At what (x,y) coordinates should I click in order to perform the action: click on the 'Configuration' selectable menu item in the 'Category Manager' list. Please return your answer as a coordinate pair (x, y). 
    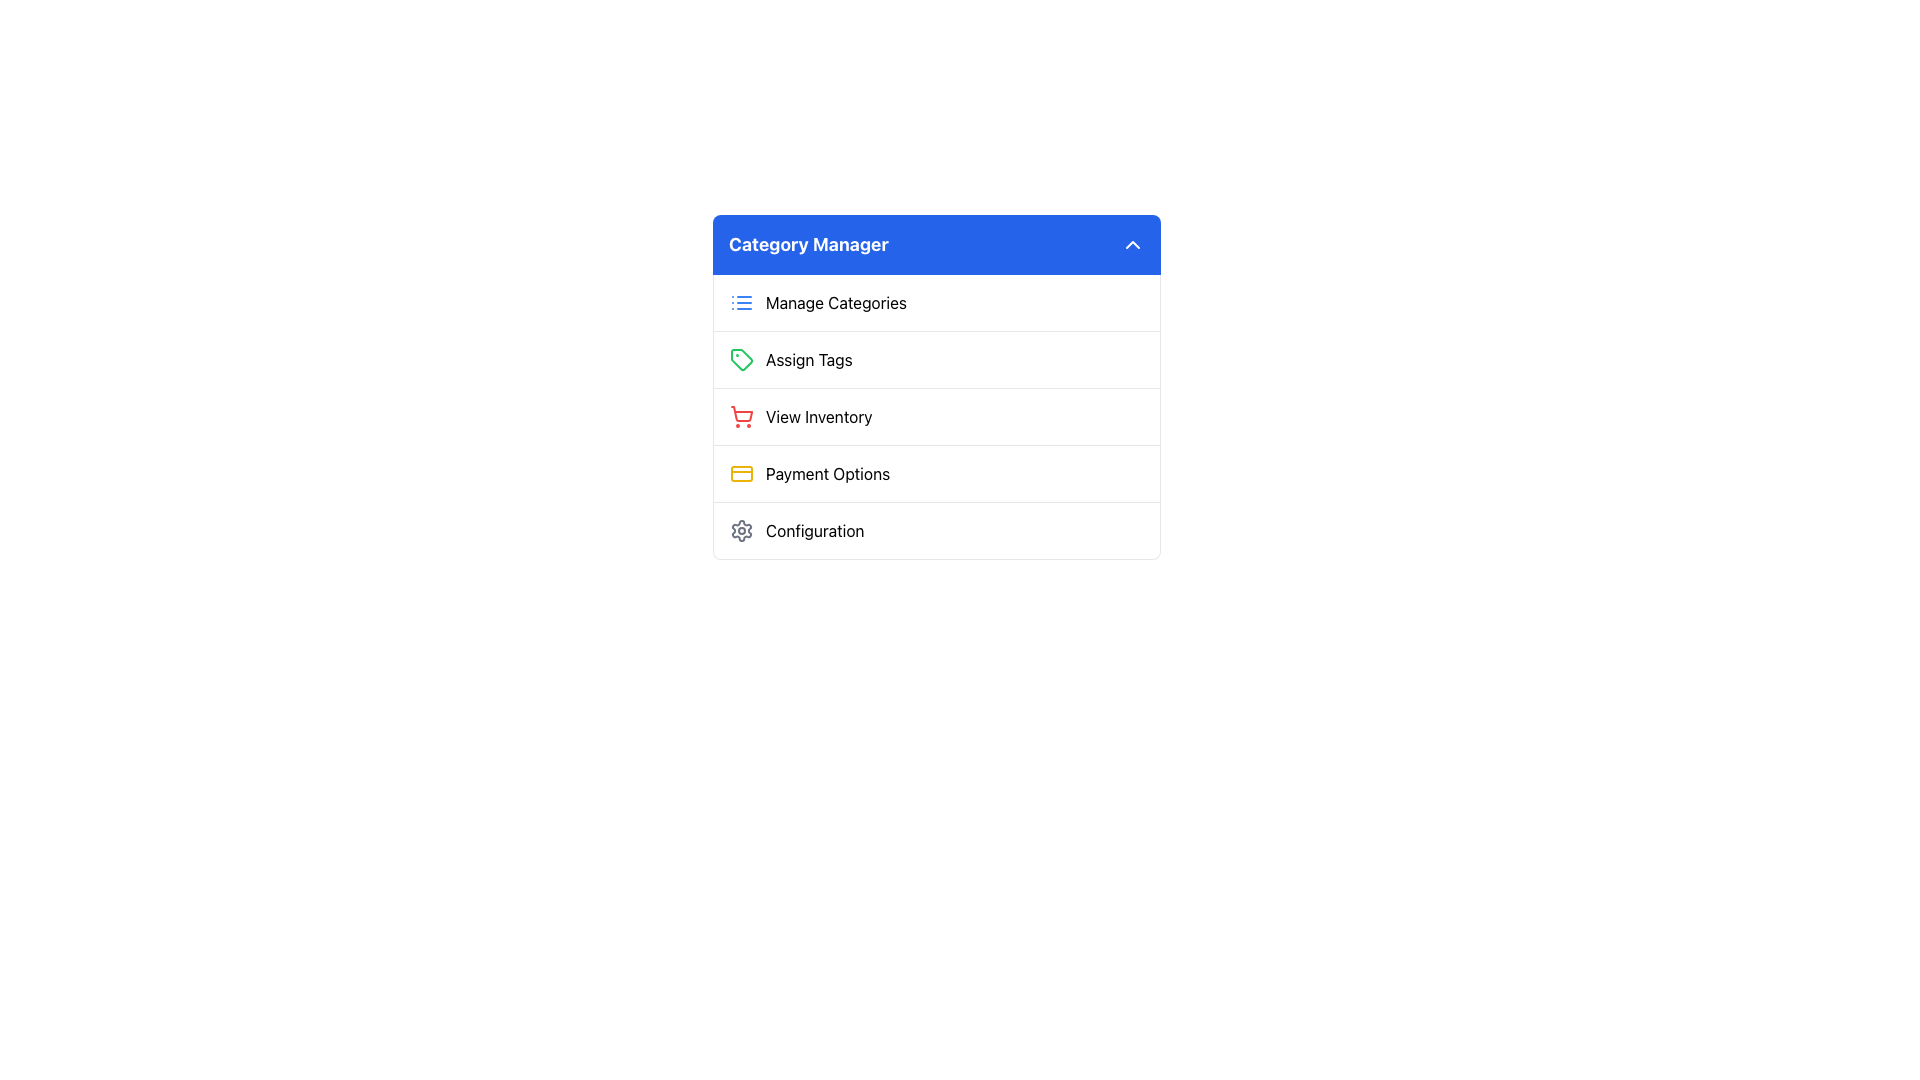
    Looking at the image, I should click on (935, 529).